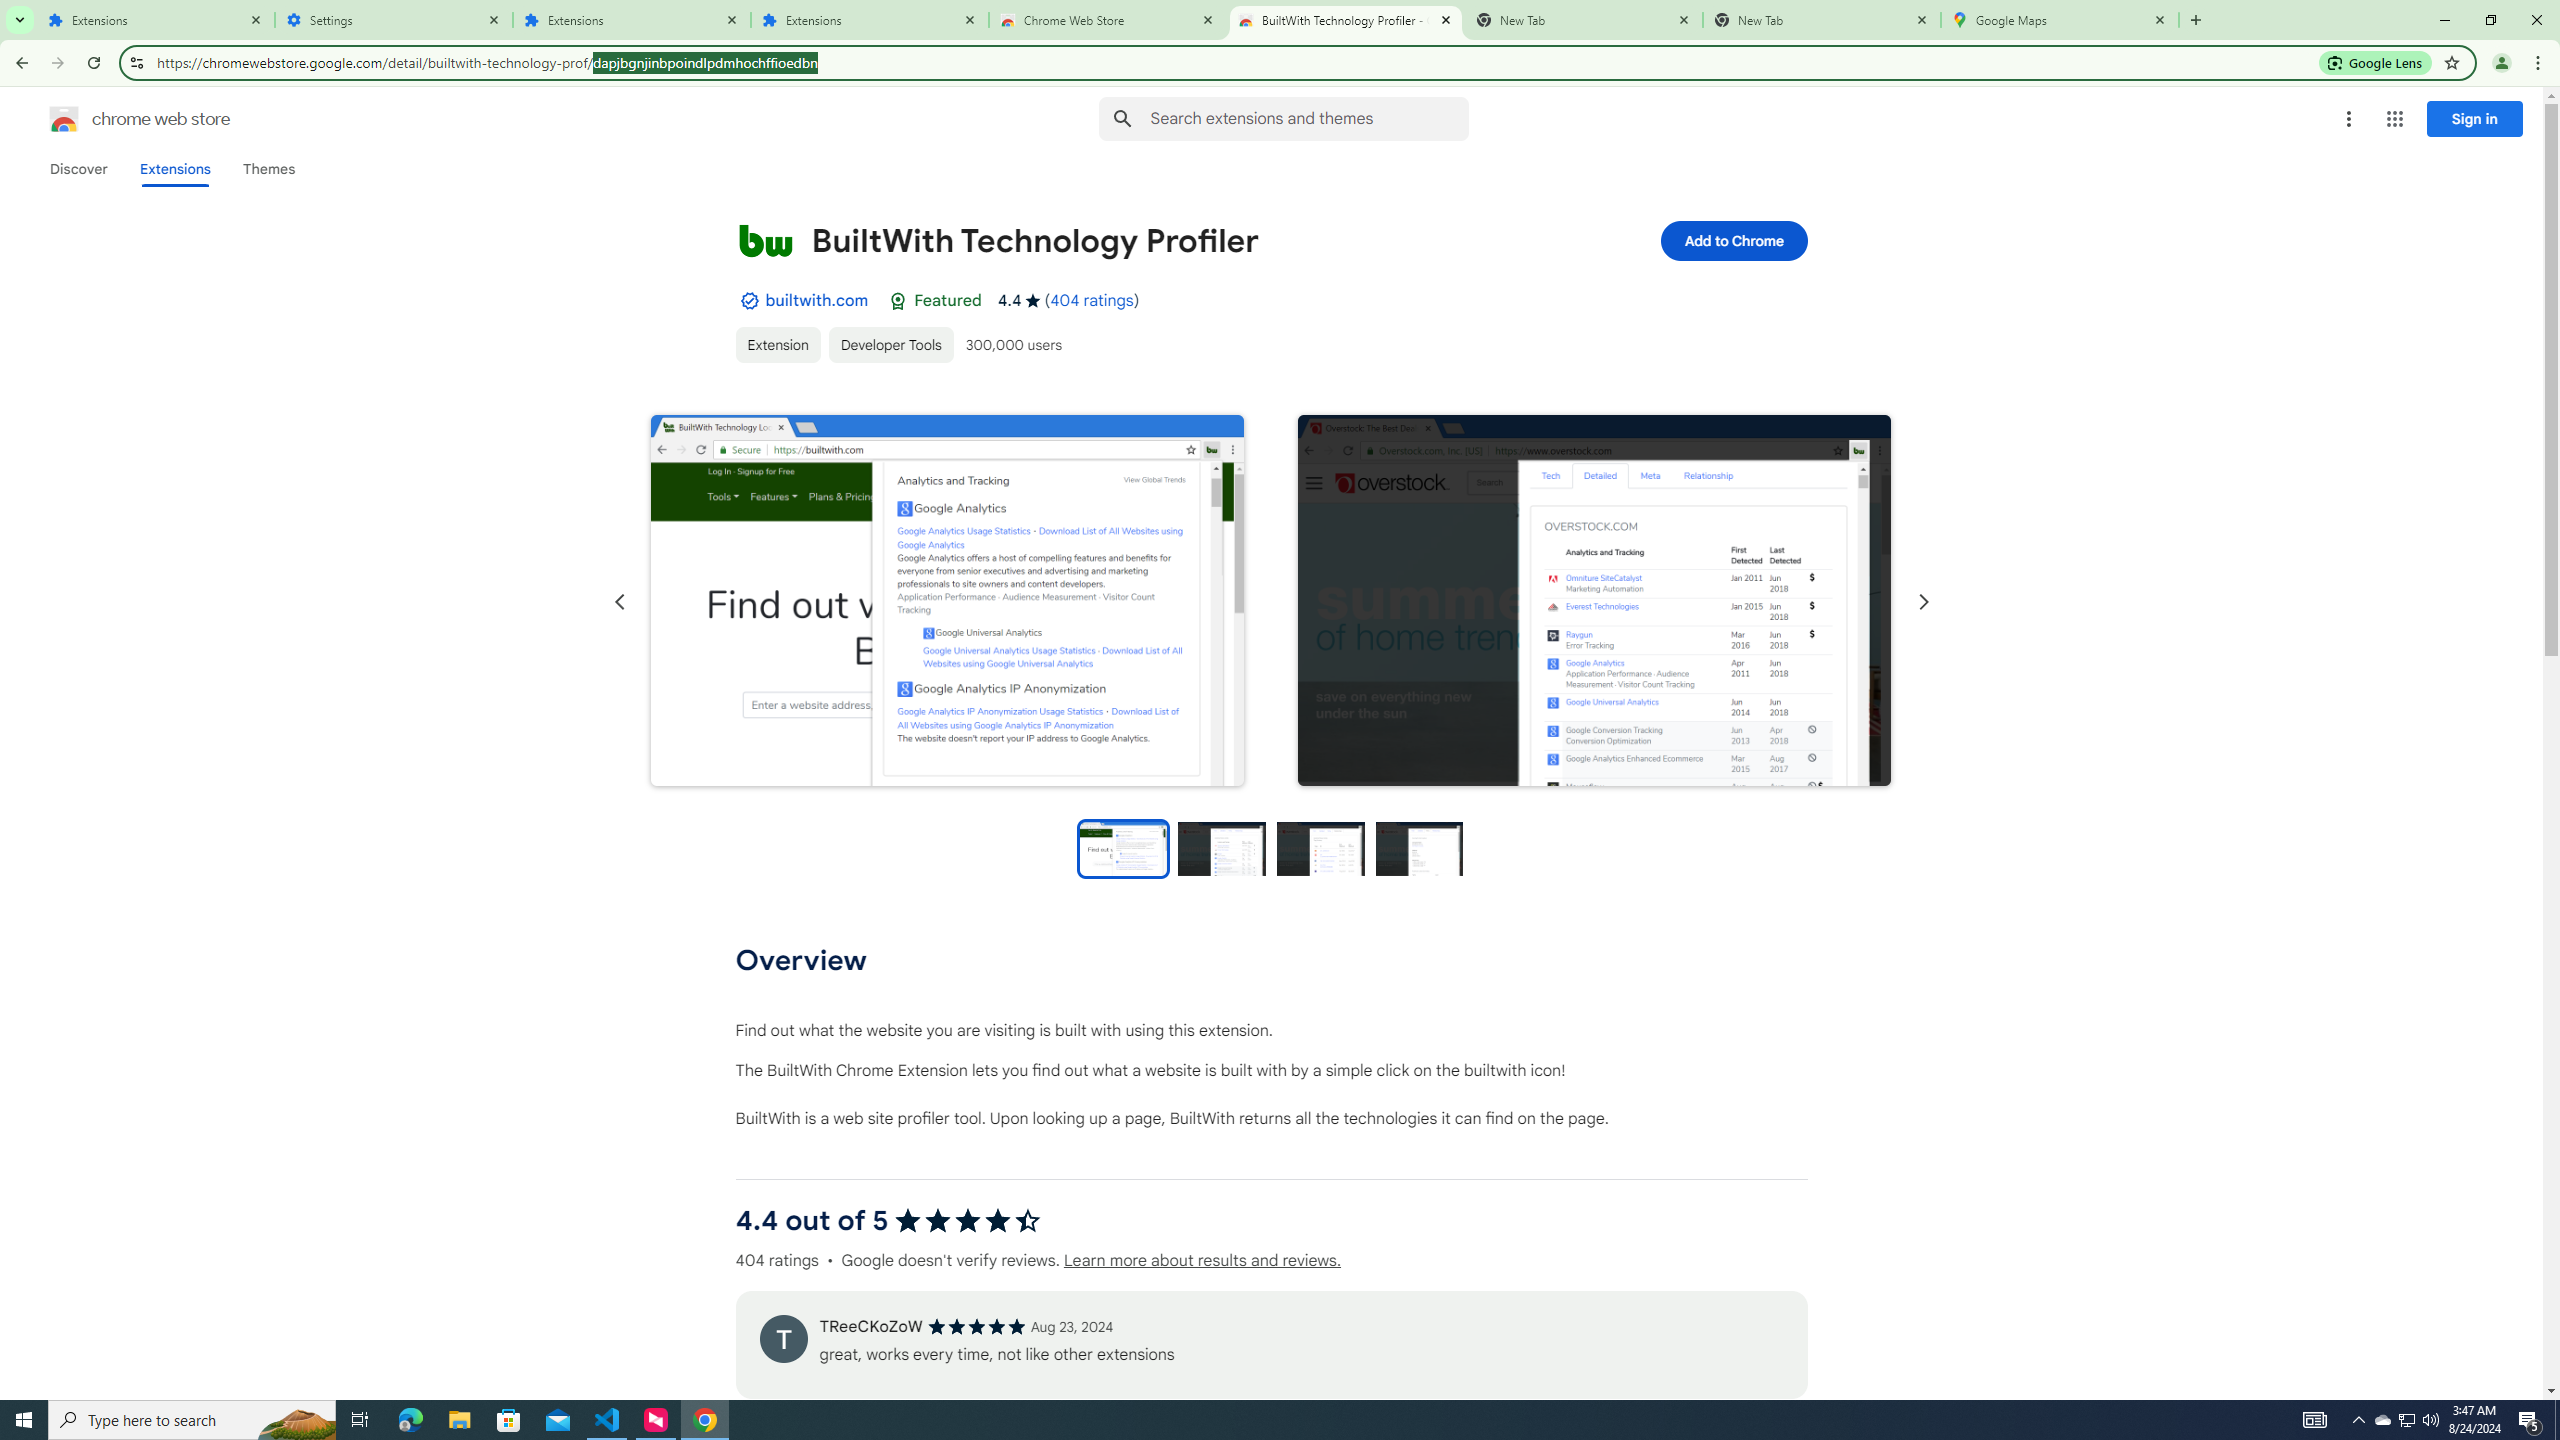 The height and width of the screenshot is (1440, 2560). I want to click on 'Chrome Web Store', so click(1108, 19).